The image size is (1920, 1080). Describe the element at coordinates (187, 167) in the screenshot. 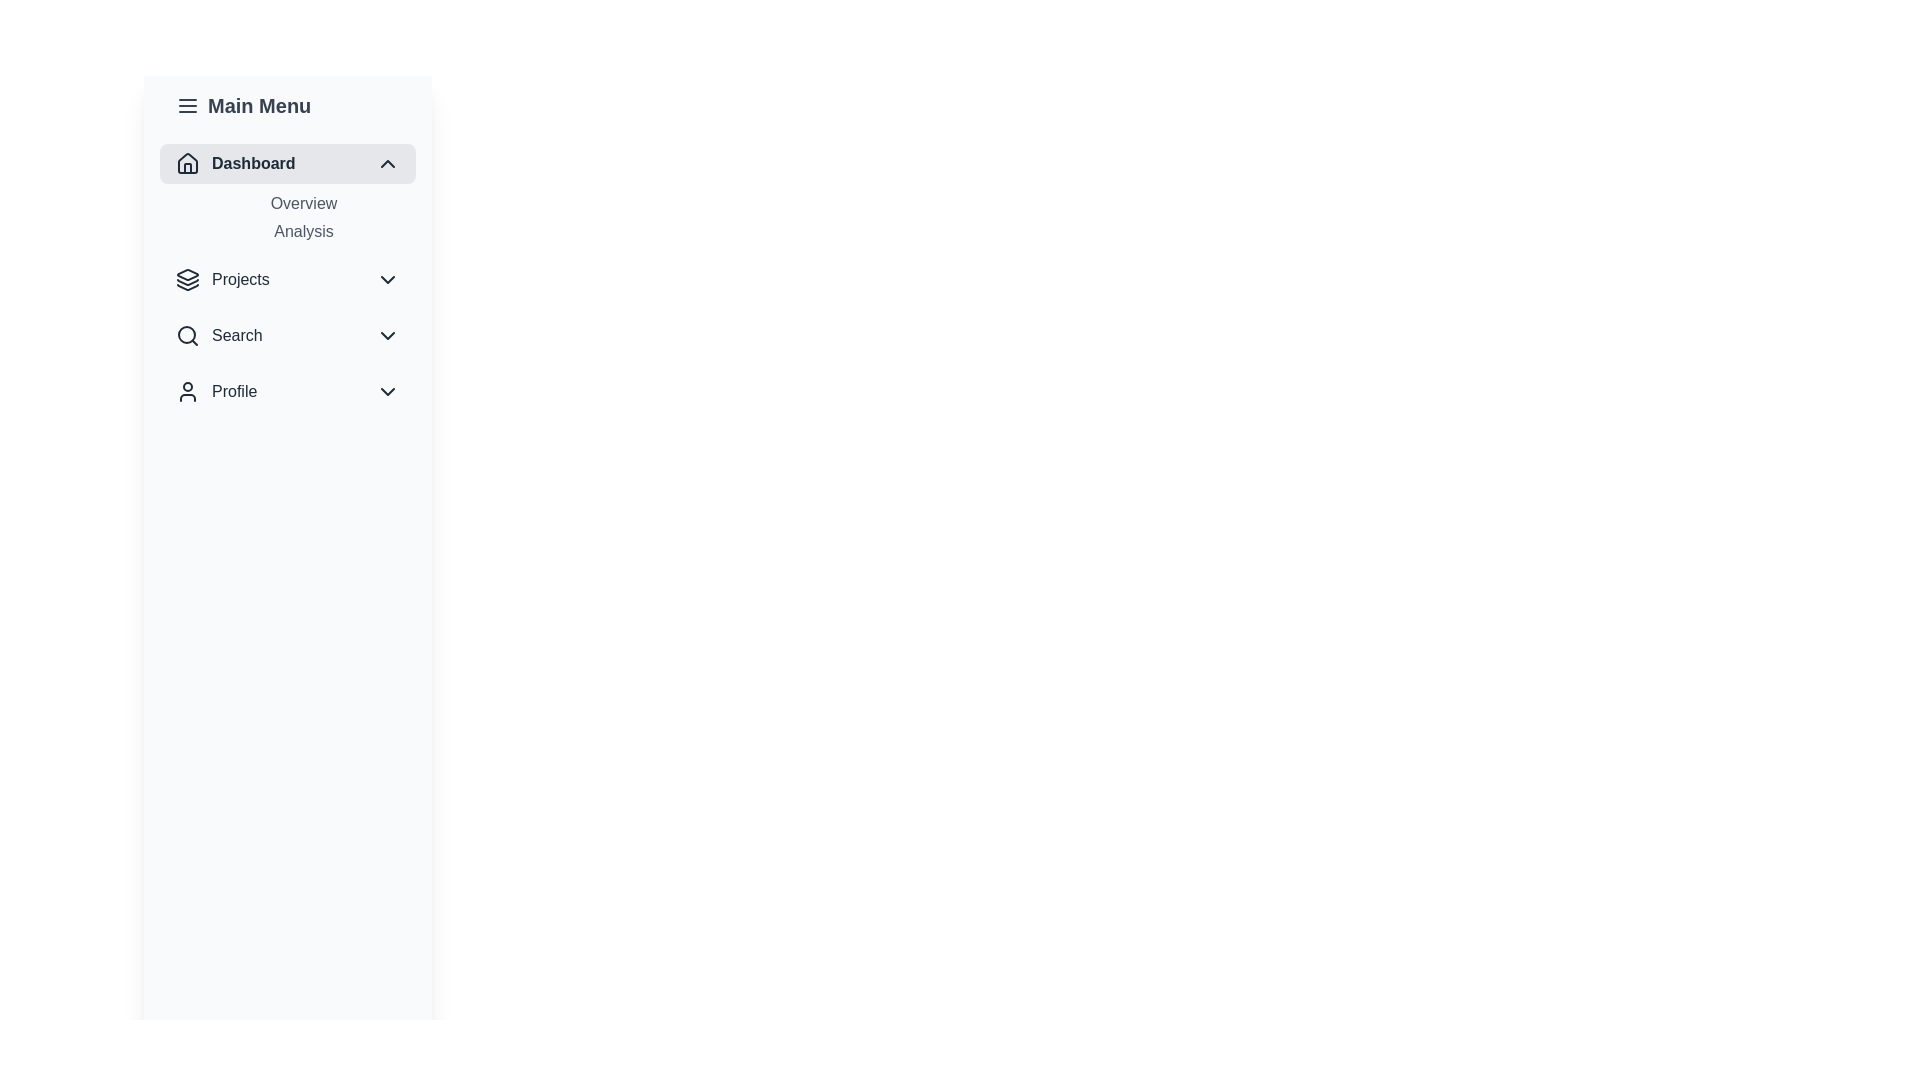

I see `the small rectangular graphical shape located within the house icon, which is part of the sidebar navigation next to the 'Dashboard' label` at that location.